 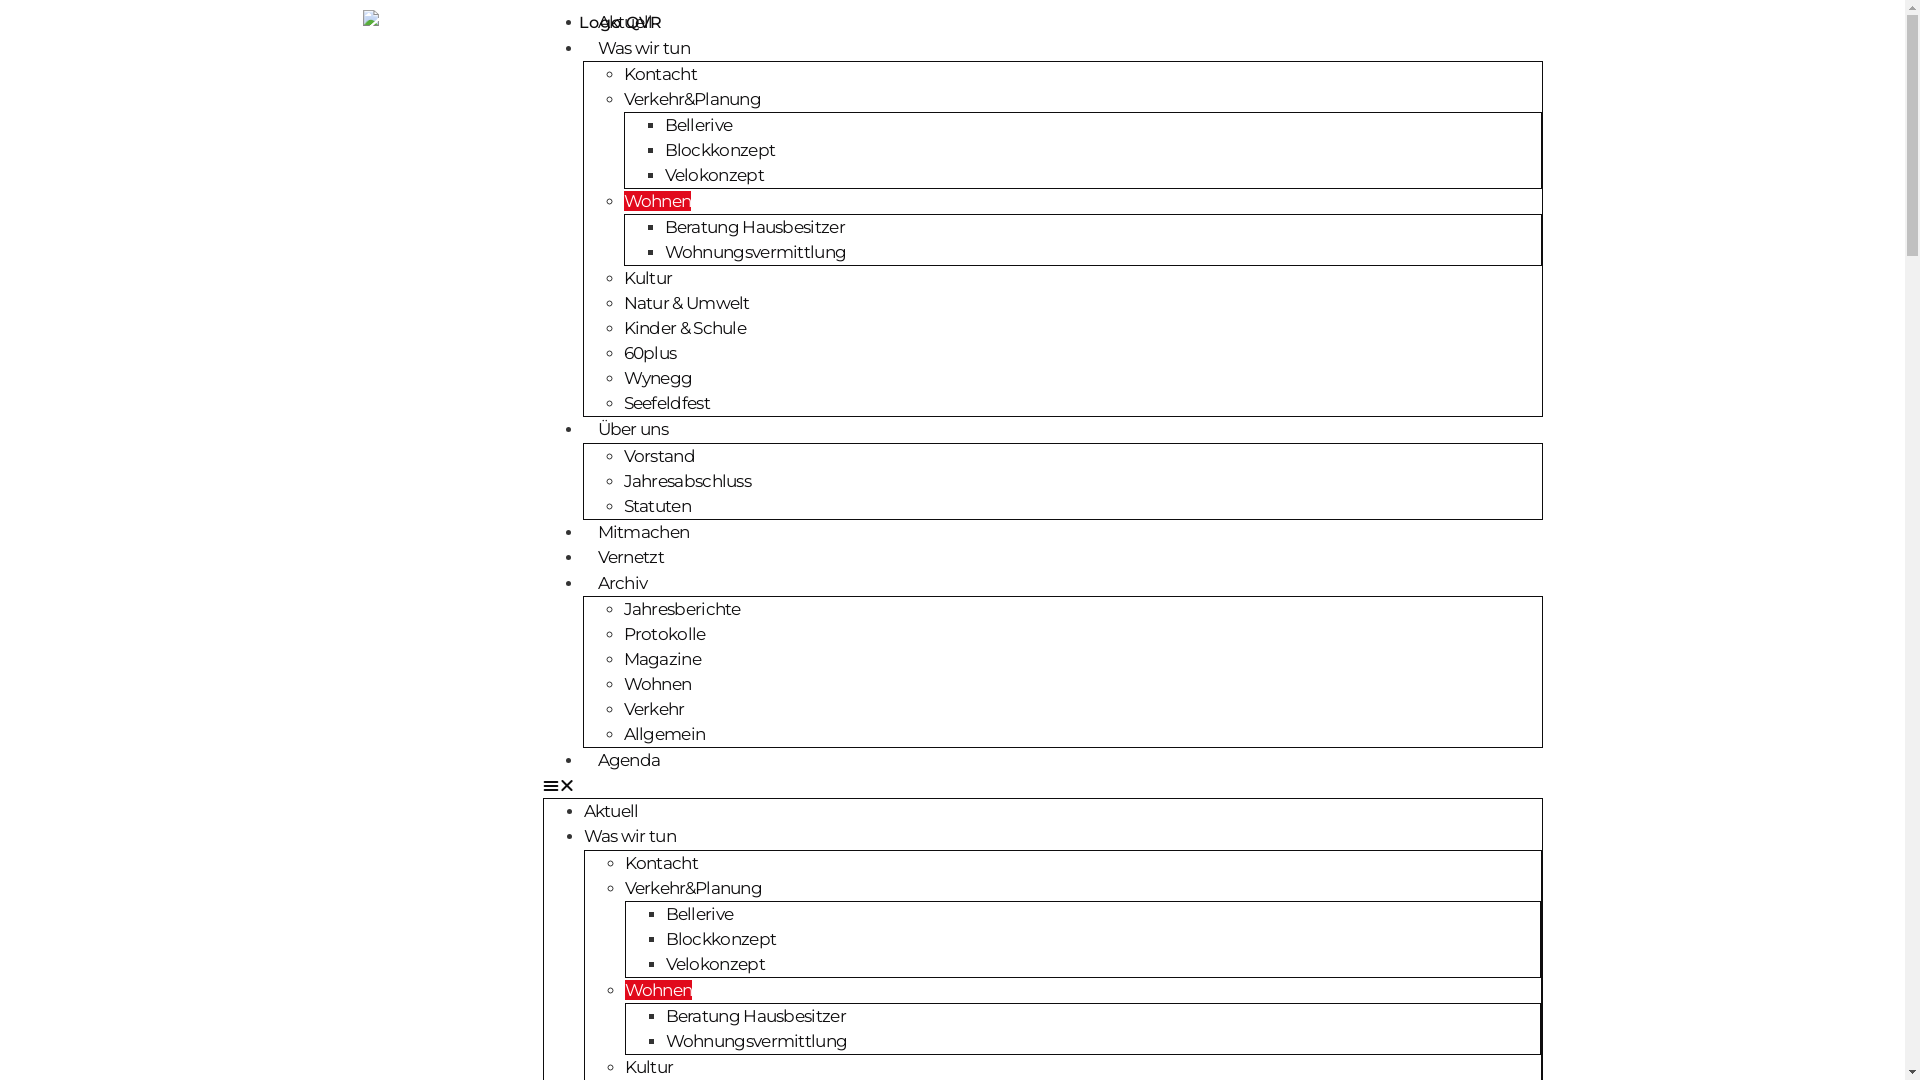 What do you see at coordinates (657, 682) in the screenshot?
I see `'Wohnen'` at bounding box center [657, 682].